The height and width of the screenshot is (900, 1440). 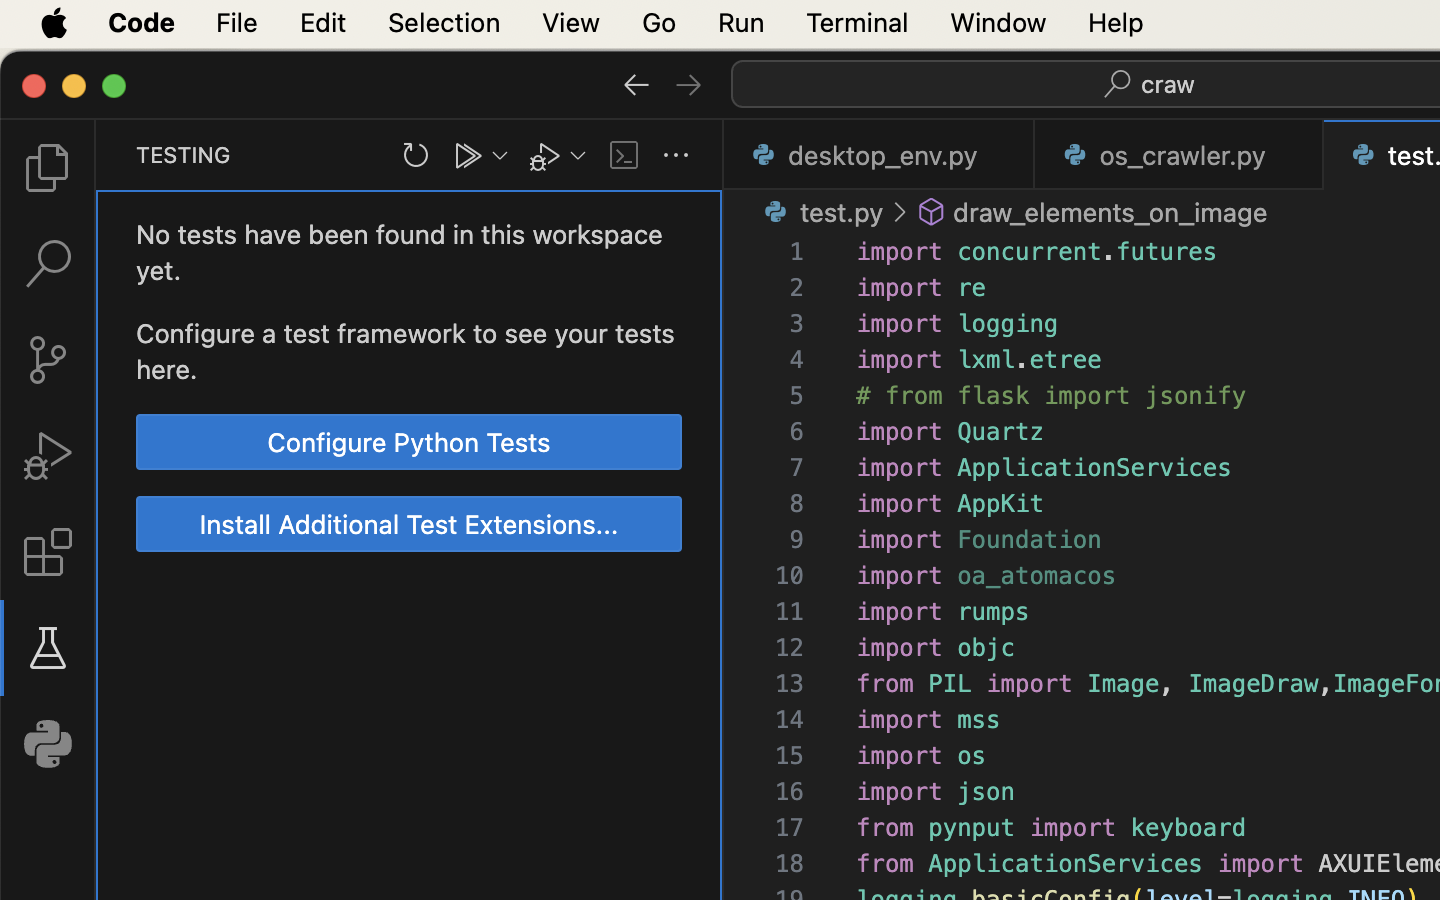 What do you see at coordinates (1109, 212) in the screenshot?
I see `'draw_elements_on_image'` at bounding box center [1109, 212].